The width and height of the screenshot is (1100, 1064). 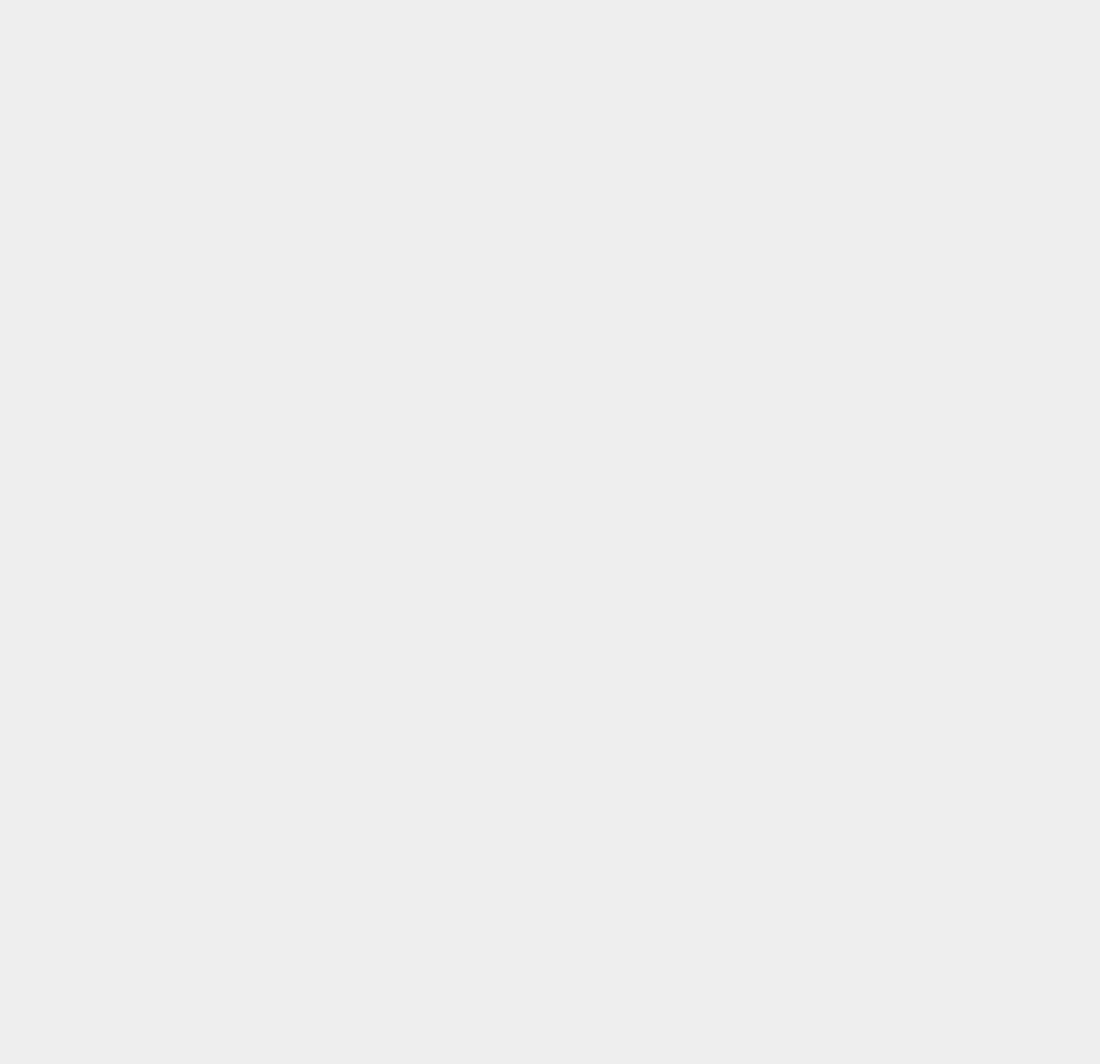 What do you see at coordinates (820, 105) in the screenshot?
I see `'macOS 10.15'` at bounding box center [820, 105].